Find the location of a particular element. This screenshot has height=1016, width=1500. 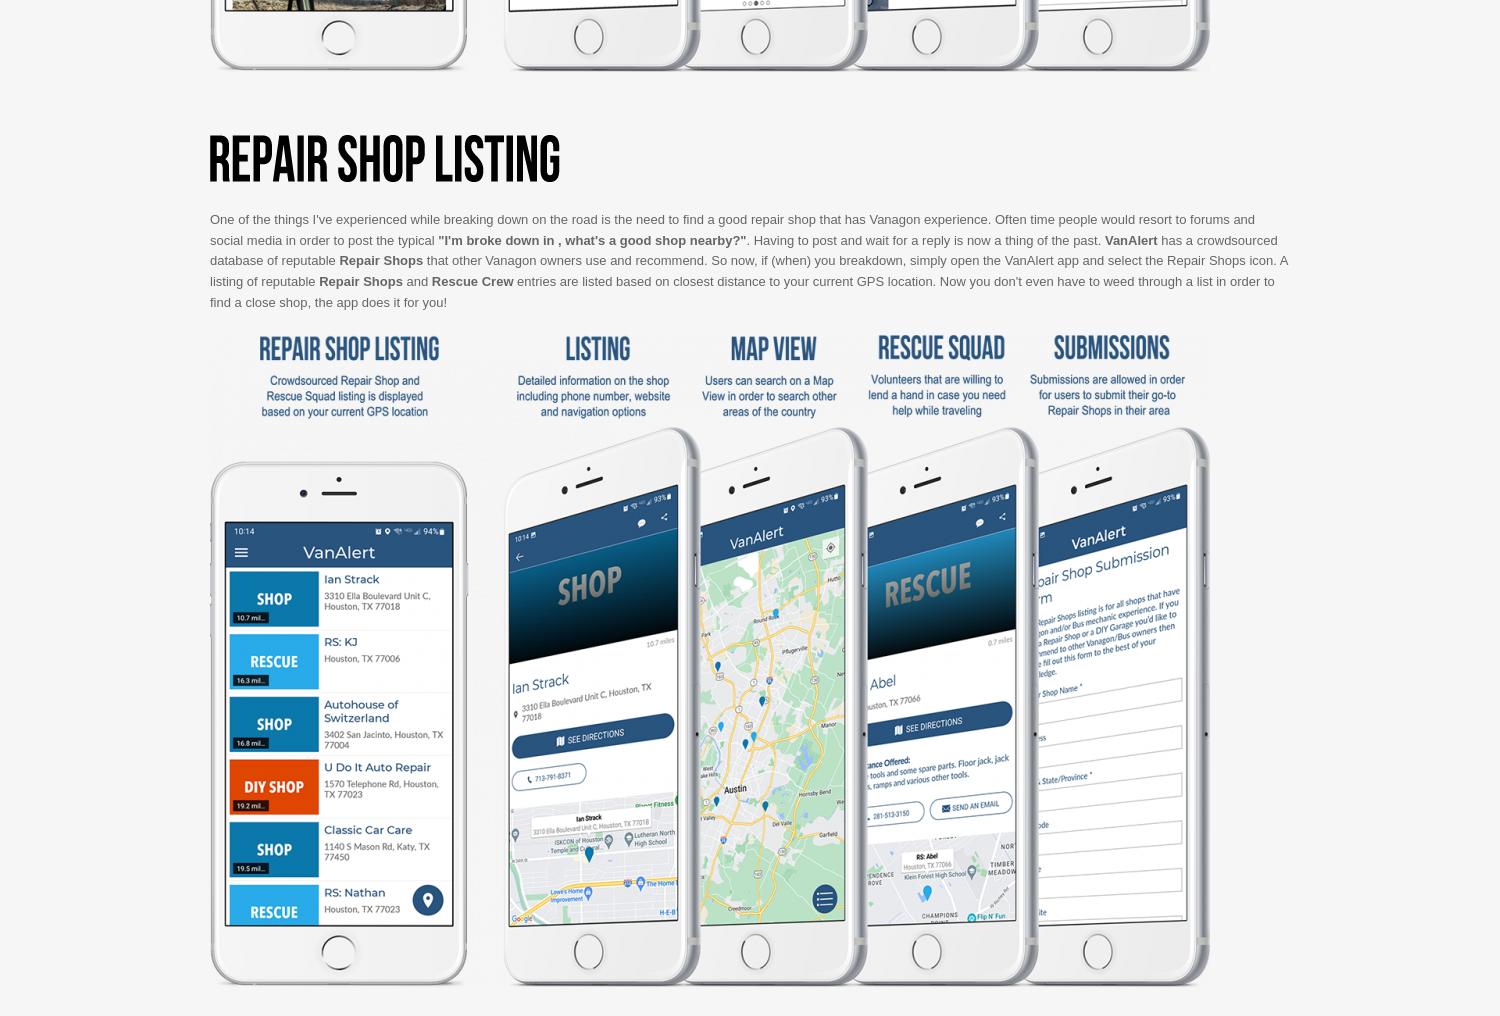

'that other Vanagon owners use and recommend. So now, if (when) you breakdown, simply open the VanAlert app and select the Repair Shops icon. A listing of reputable' is located at coordinates (209, 269).